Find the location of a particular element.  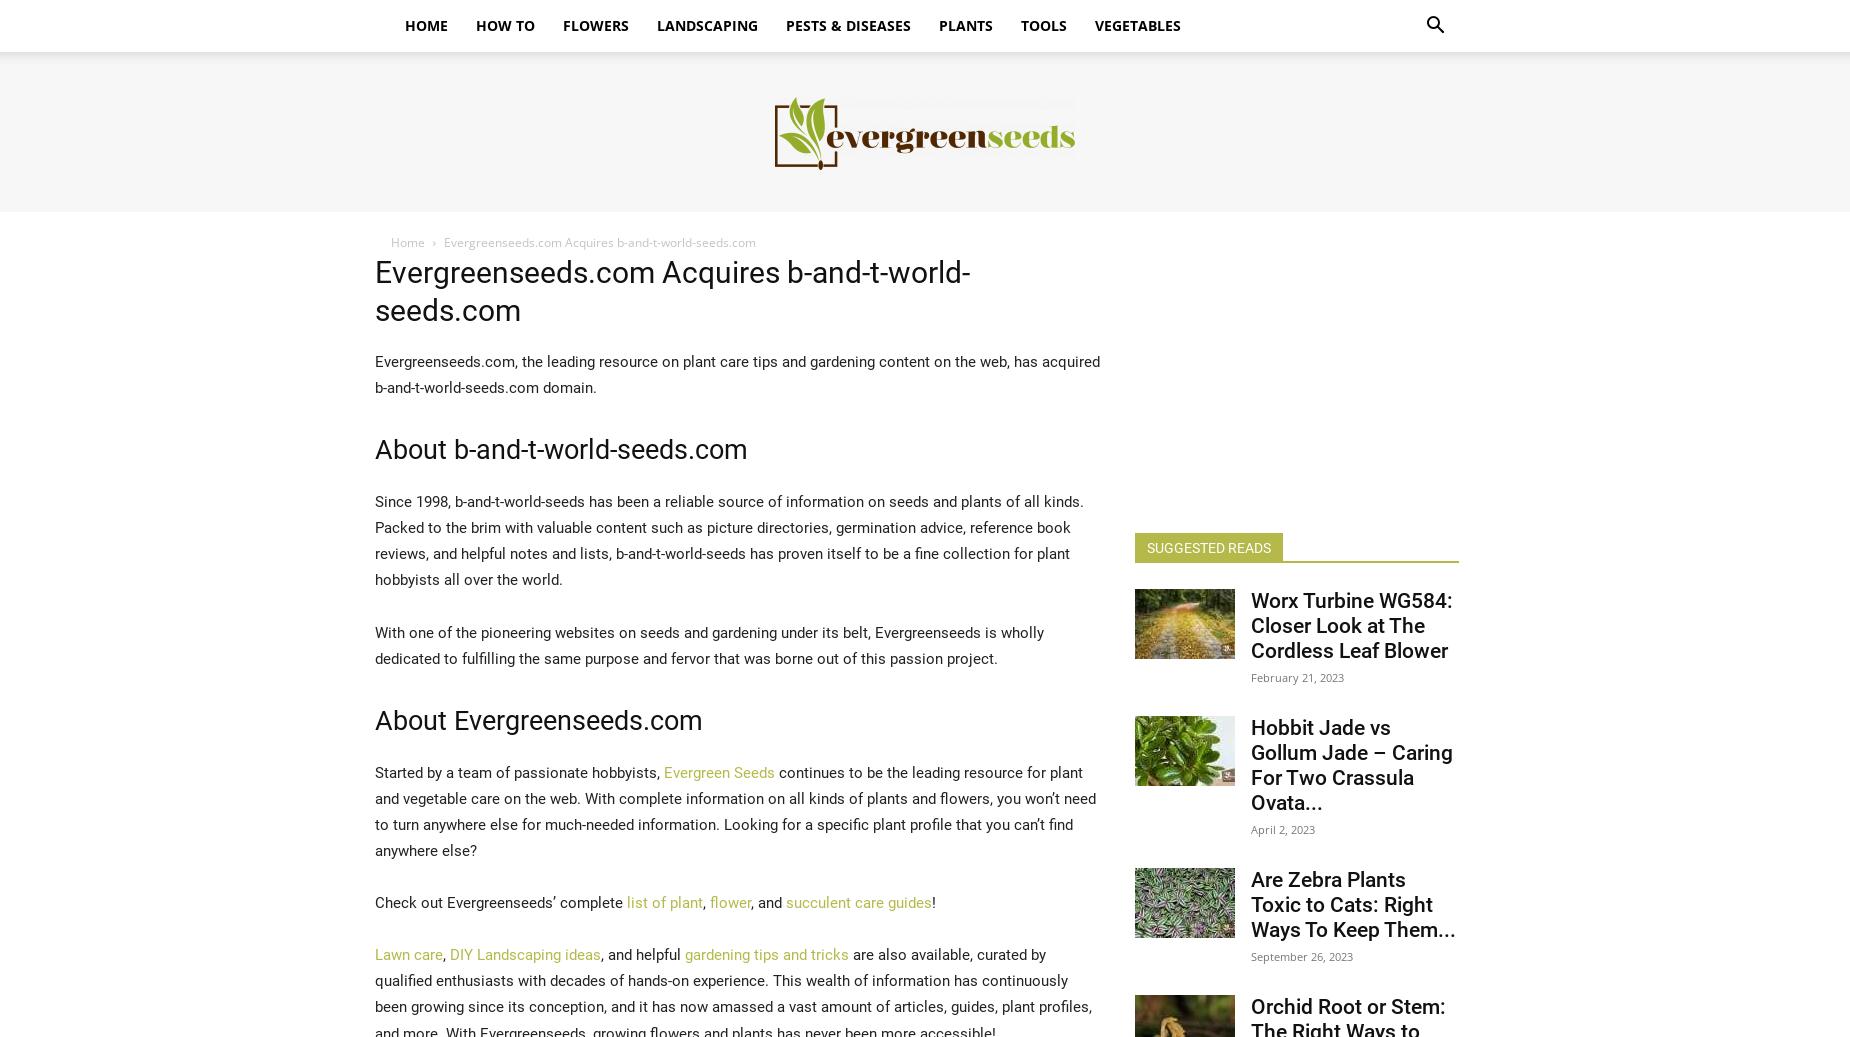

'Are Zebra Plants Toxic to Cats: Right Ways To Keep Them...' is located at coordinates (1352, 904).